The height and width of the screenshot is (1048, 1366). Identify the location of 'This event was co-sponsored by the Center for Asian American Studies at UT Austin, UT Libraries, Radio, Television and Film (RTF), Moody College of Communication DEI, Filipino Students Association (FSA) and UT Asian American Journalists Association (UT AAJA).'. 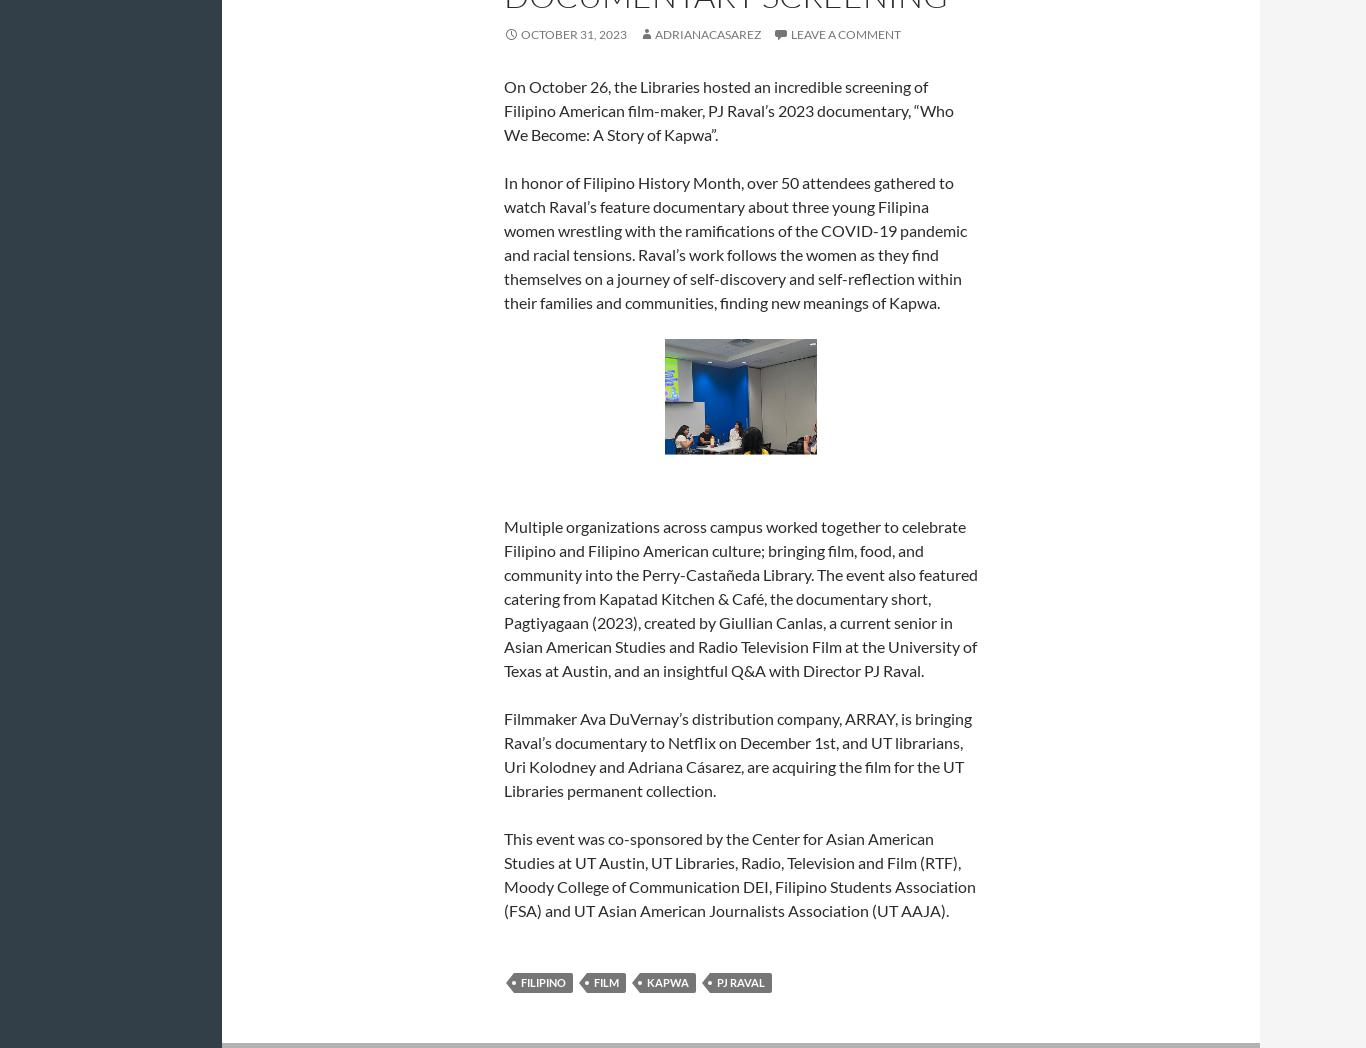
(739, 873).